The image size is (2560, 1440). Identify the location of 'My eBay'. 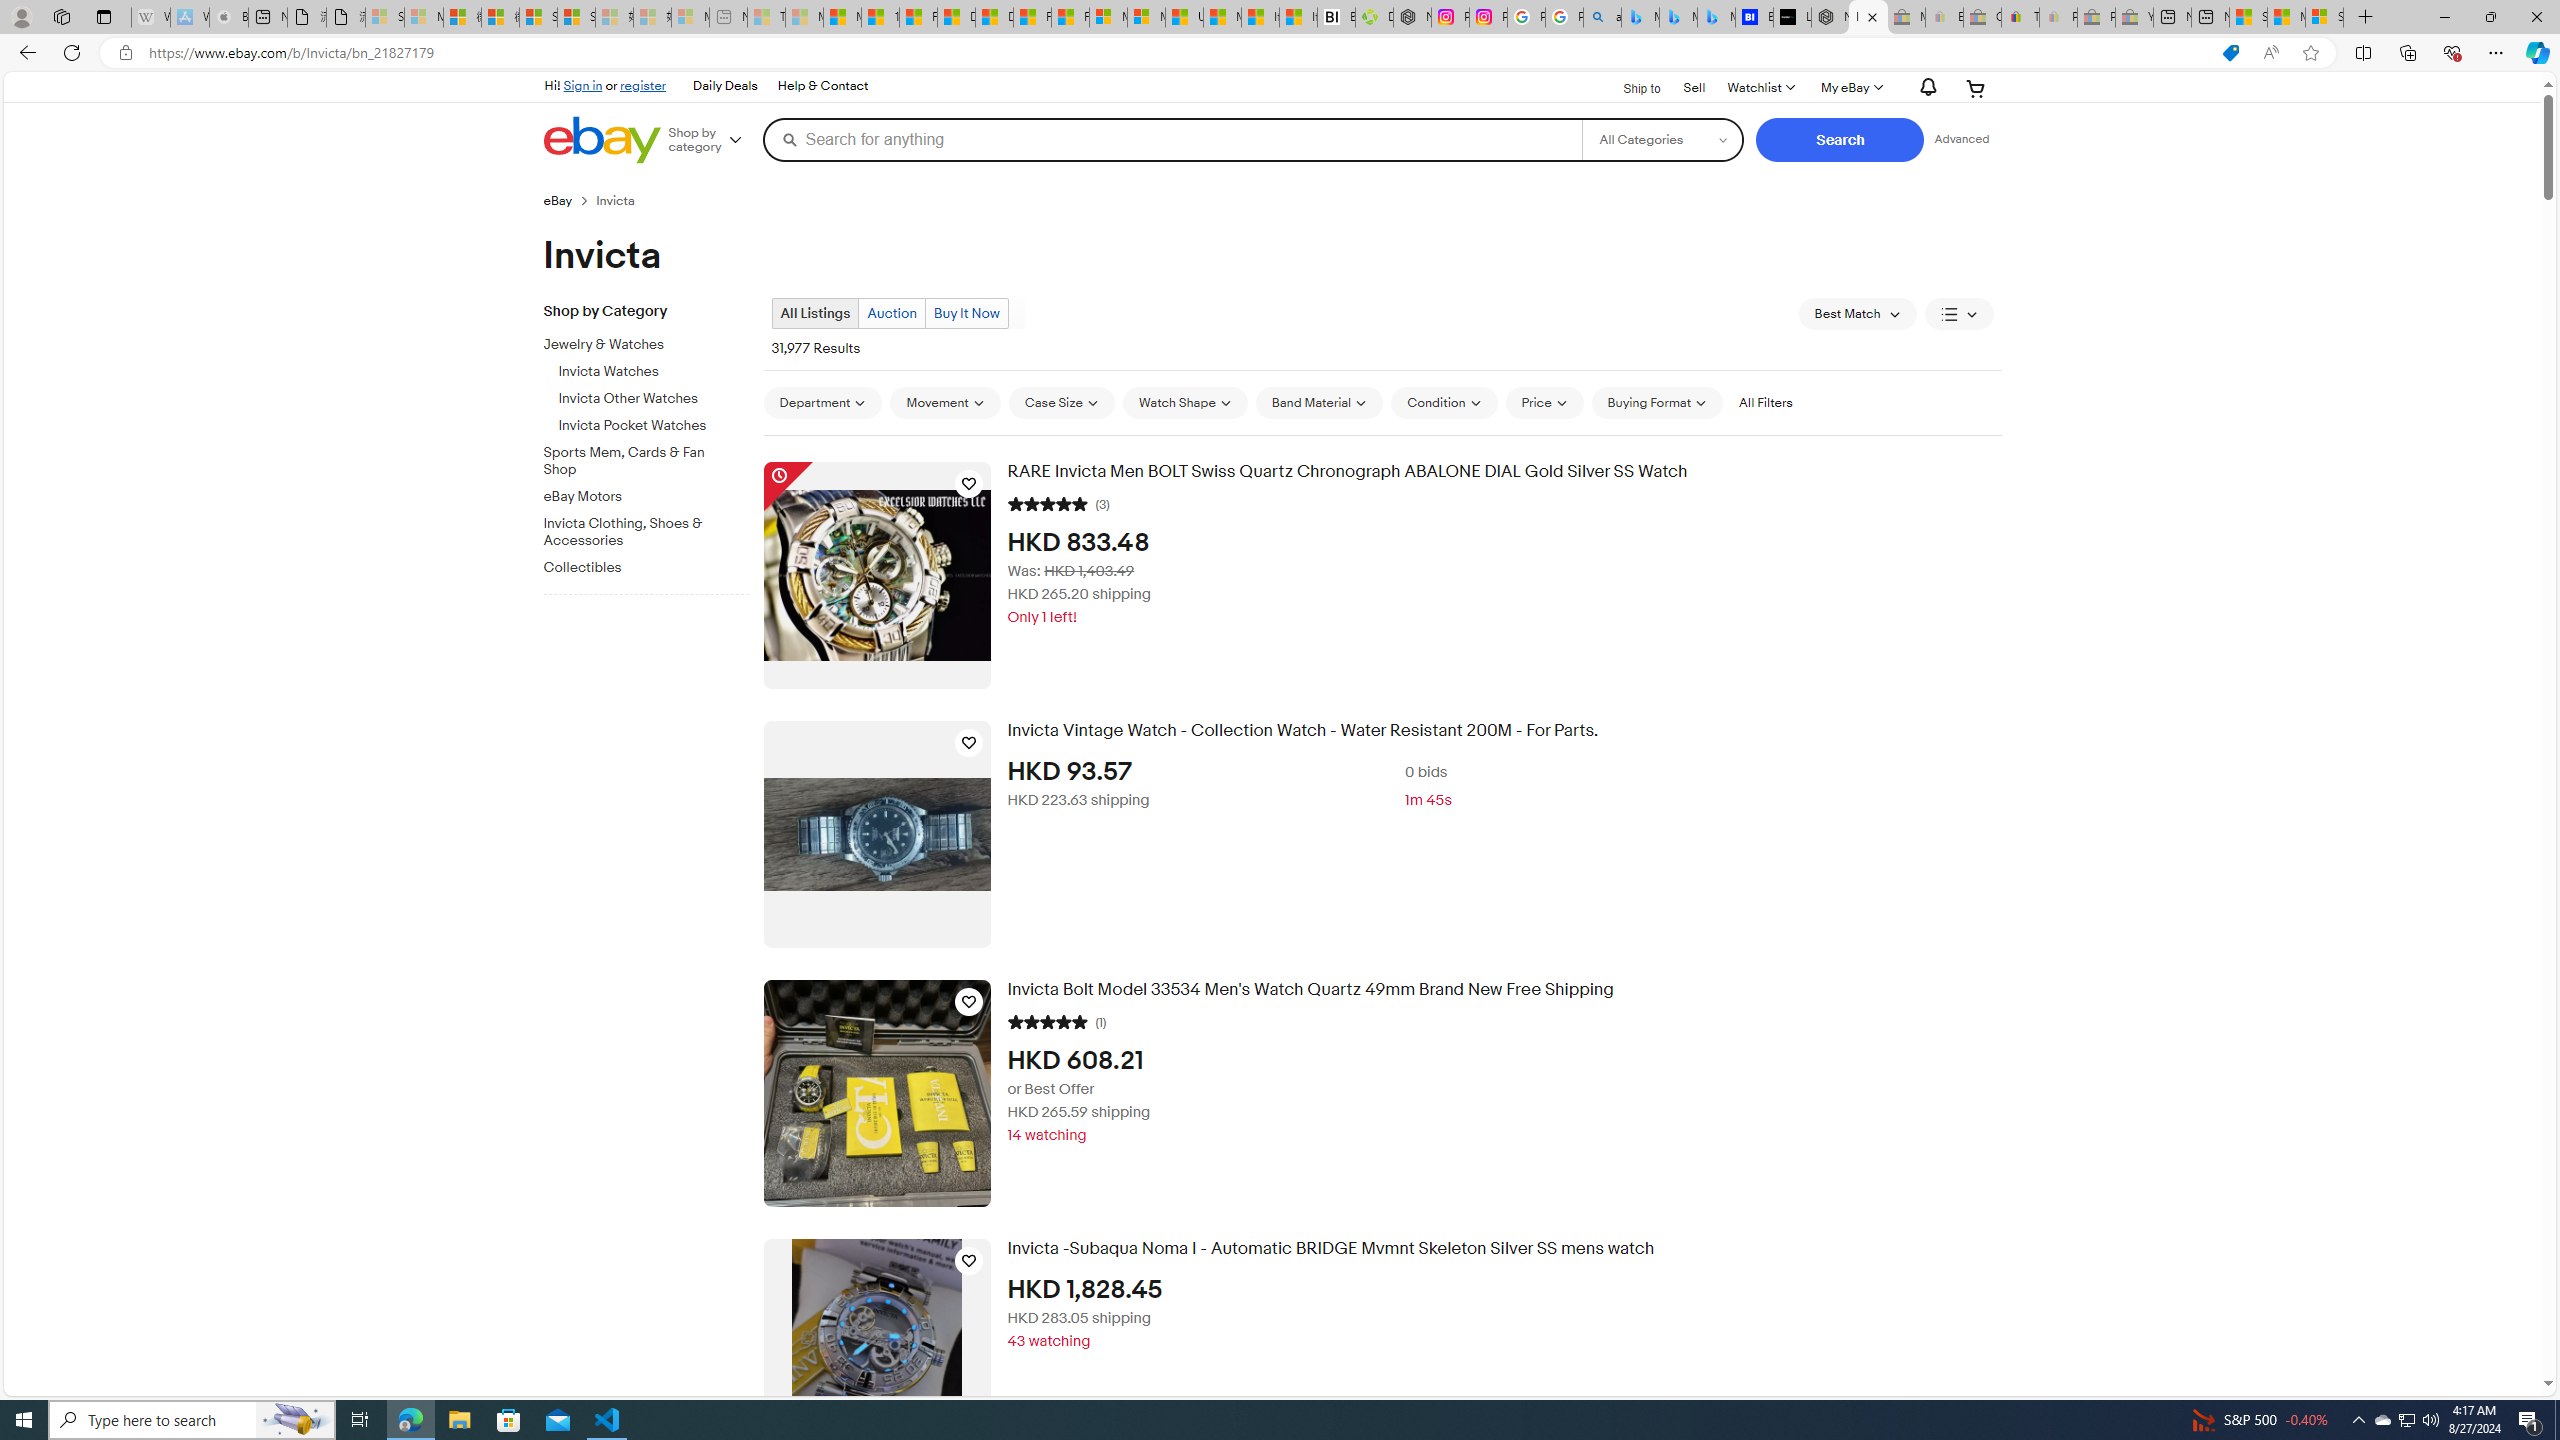
(1850, 87).